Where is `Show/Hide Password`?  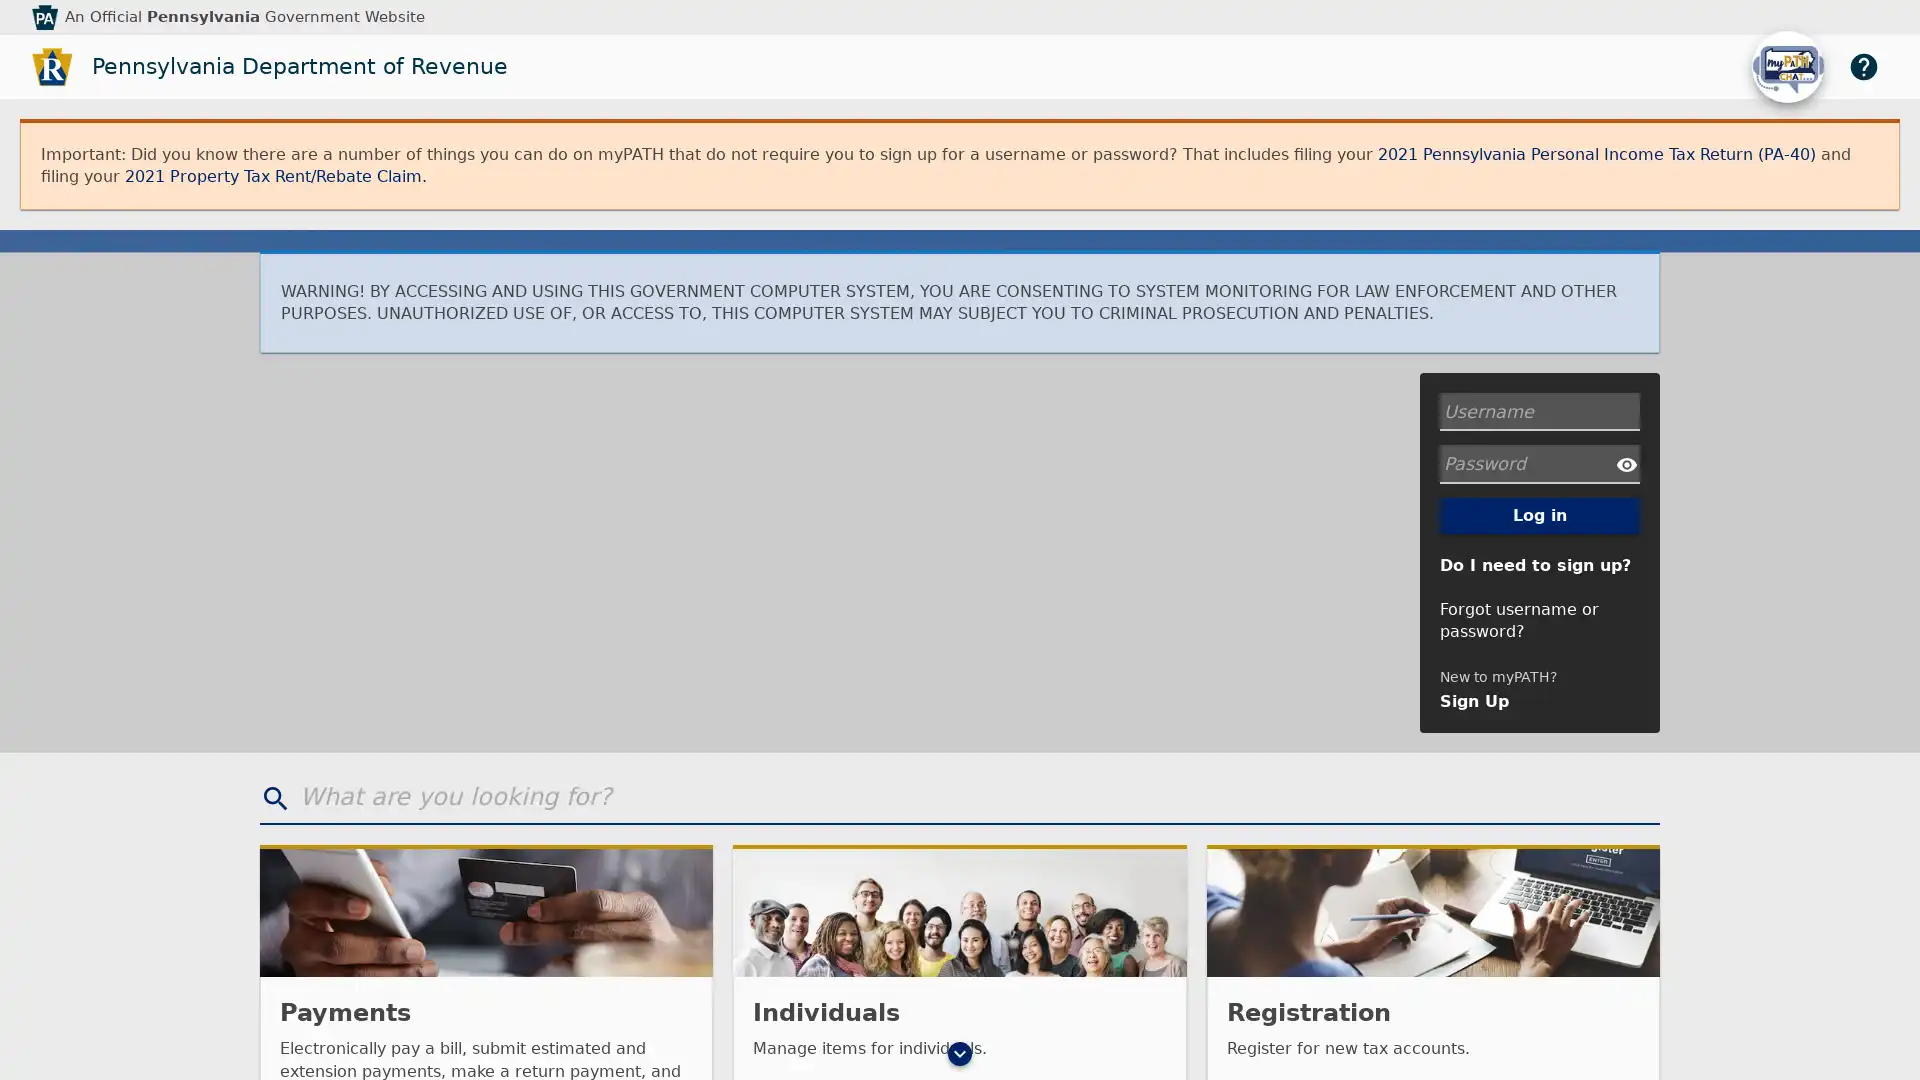
Show/Hide Password is located at coordinates (1627, 463).